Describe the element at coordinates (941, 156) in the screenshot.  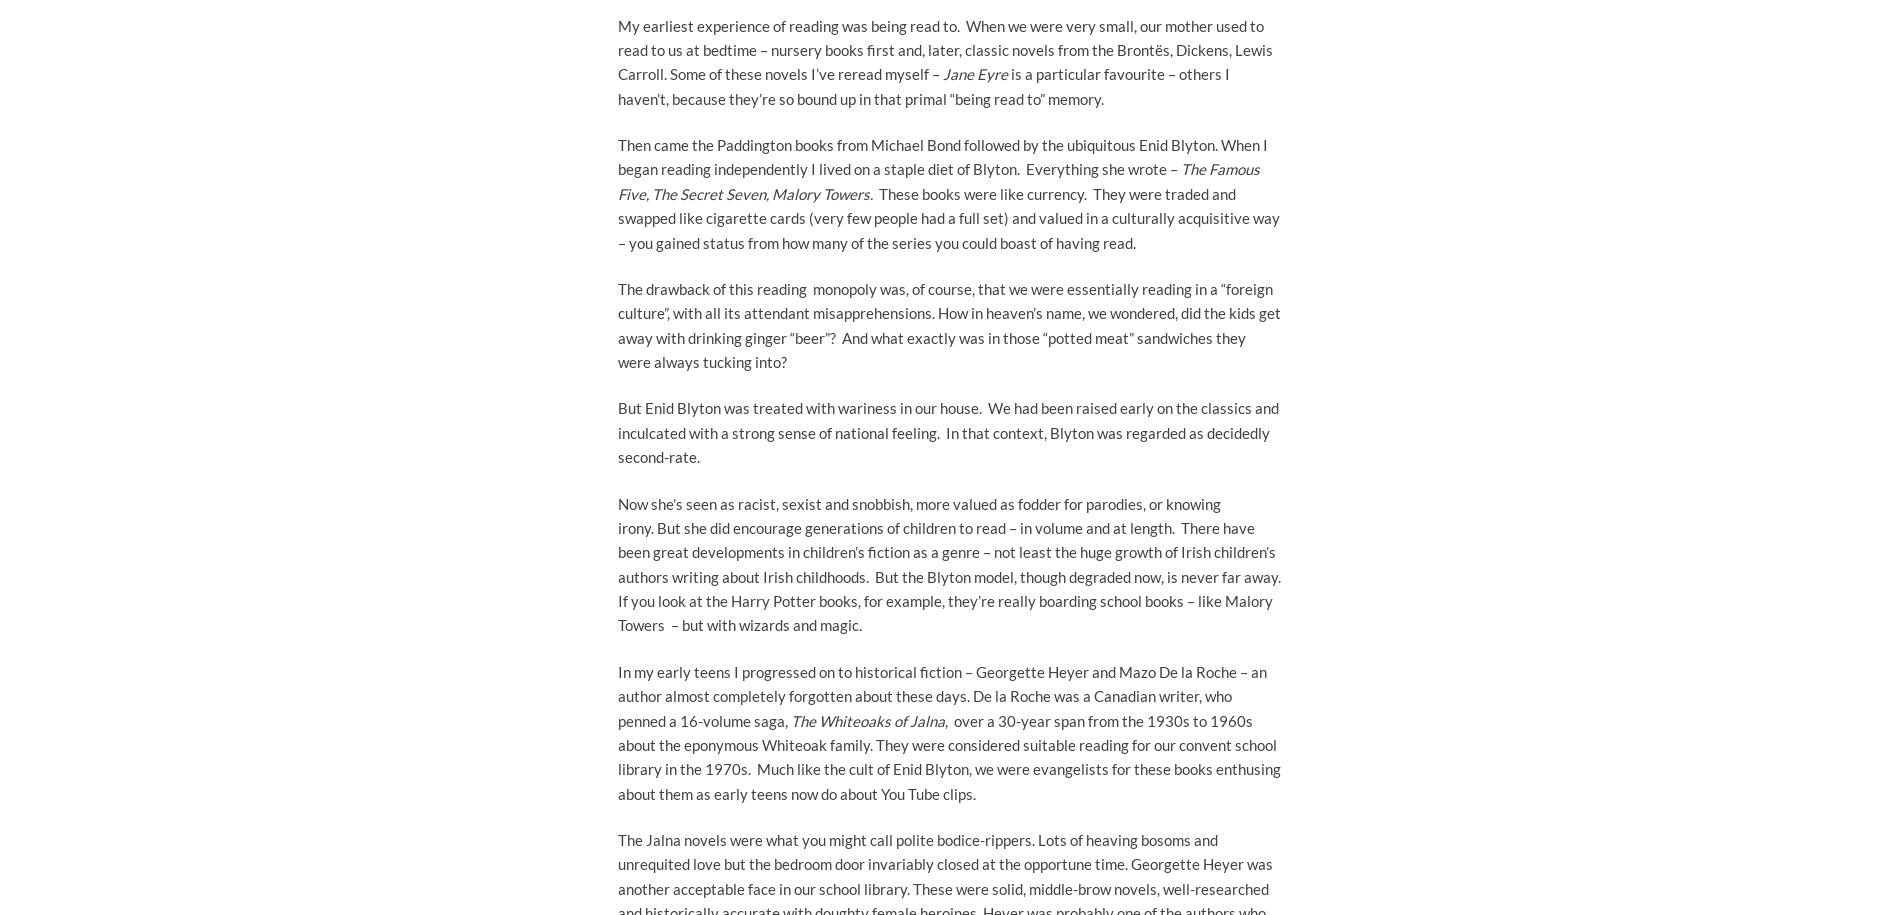
I see `'Then came the Paddington books from Michael Bond followed by the ubiquitous Enid Blyton. When I began reading independently I lived on a staple diet of Blyton.  Everything she wrote –'` at that location.